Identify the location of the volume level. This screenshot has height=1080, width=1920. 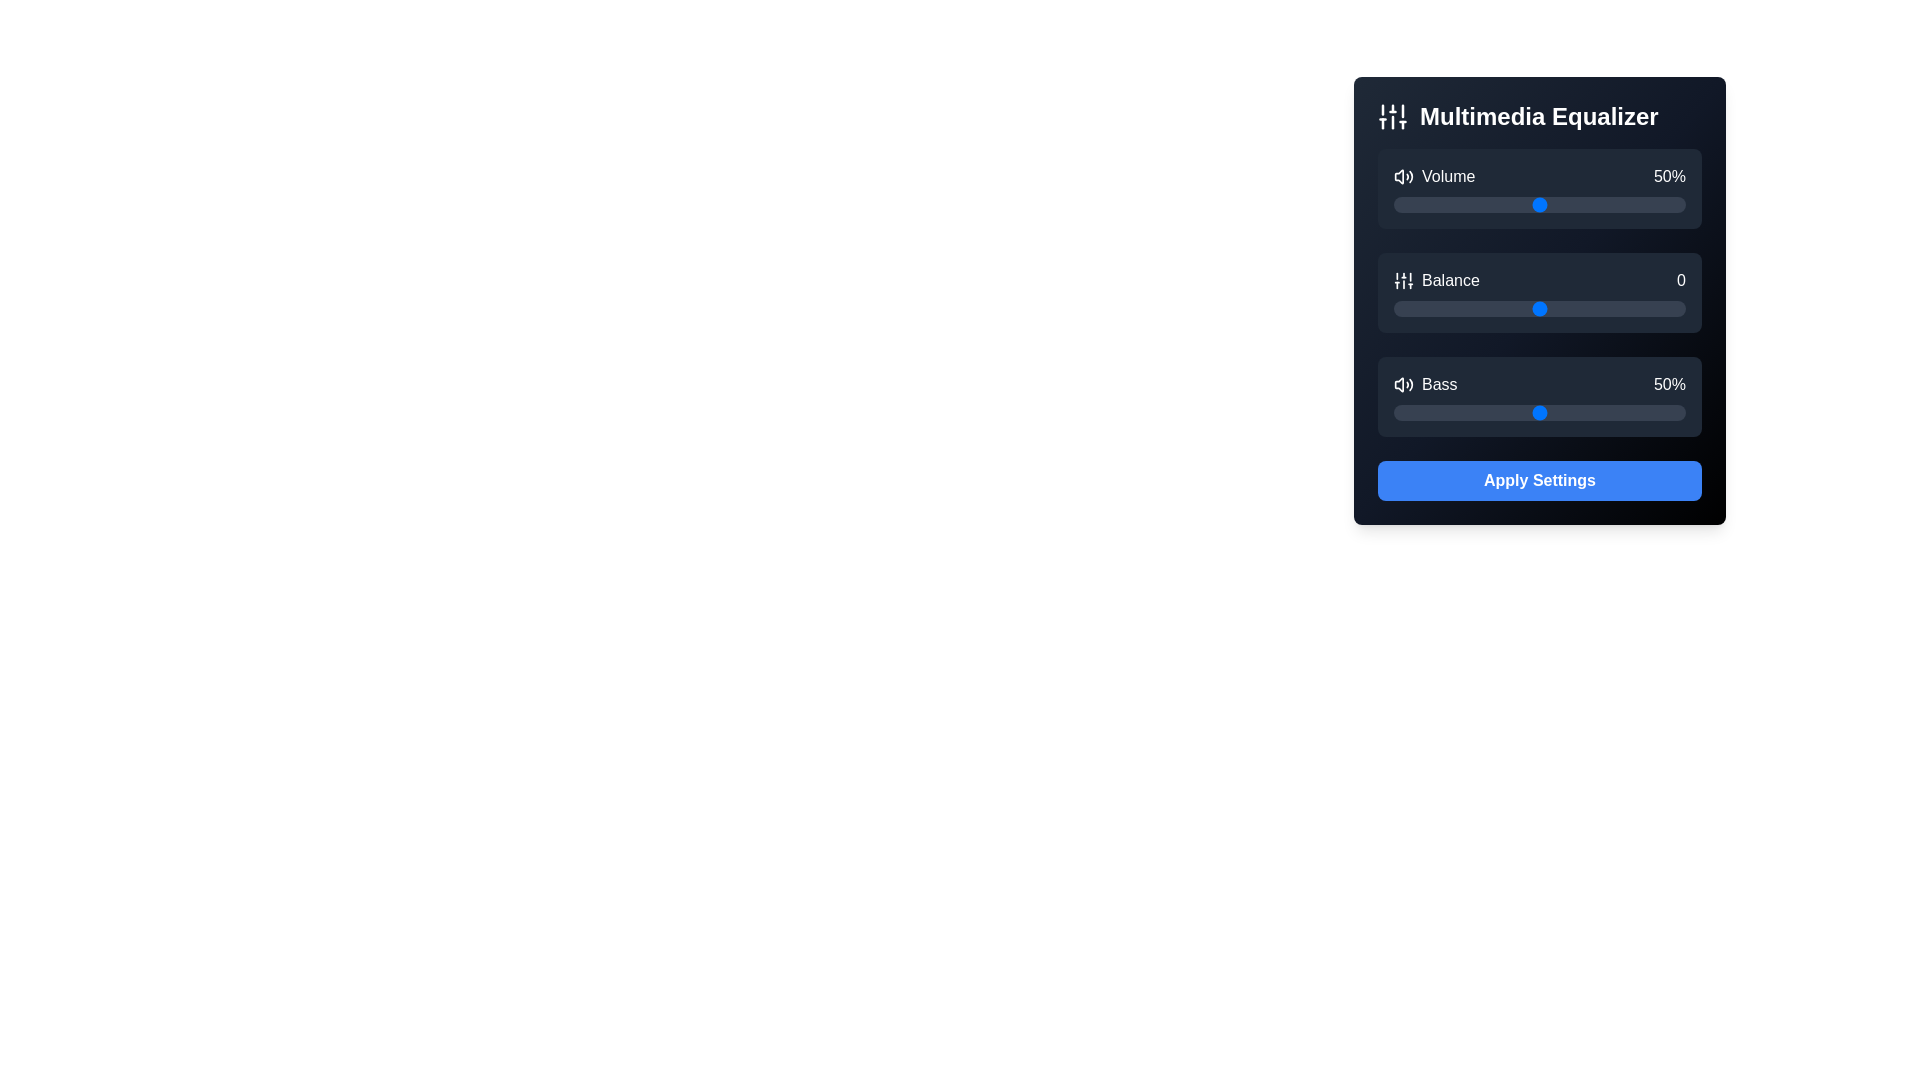
(1633, 204).